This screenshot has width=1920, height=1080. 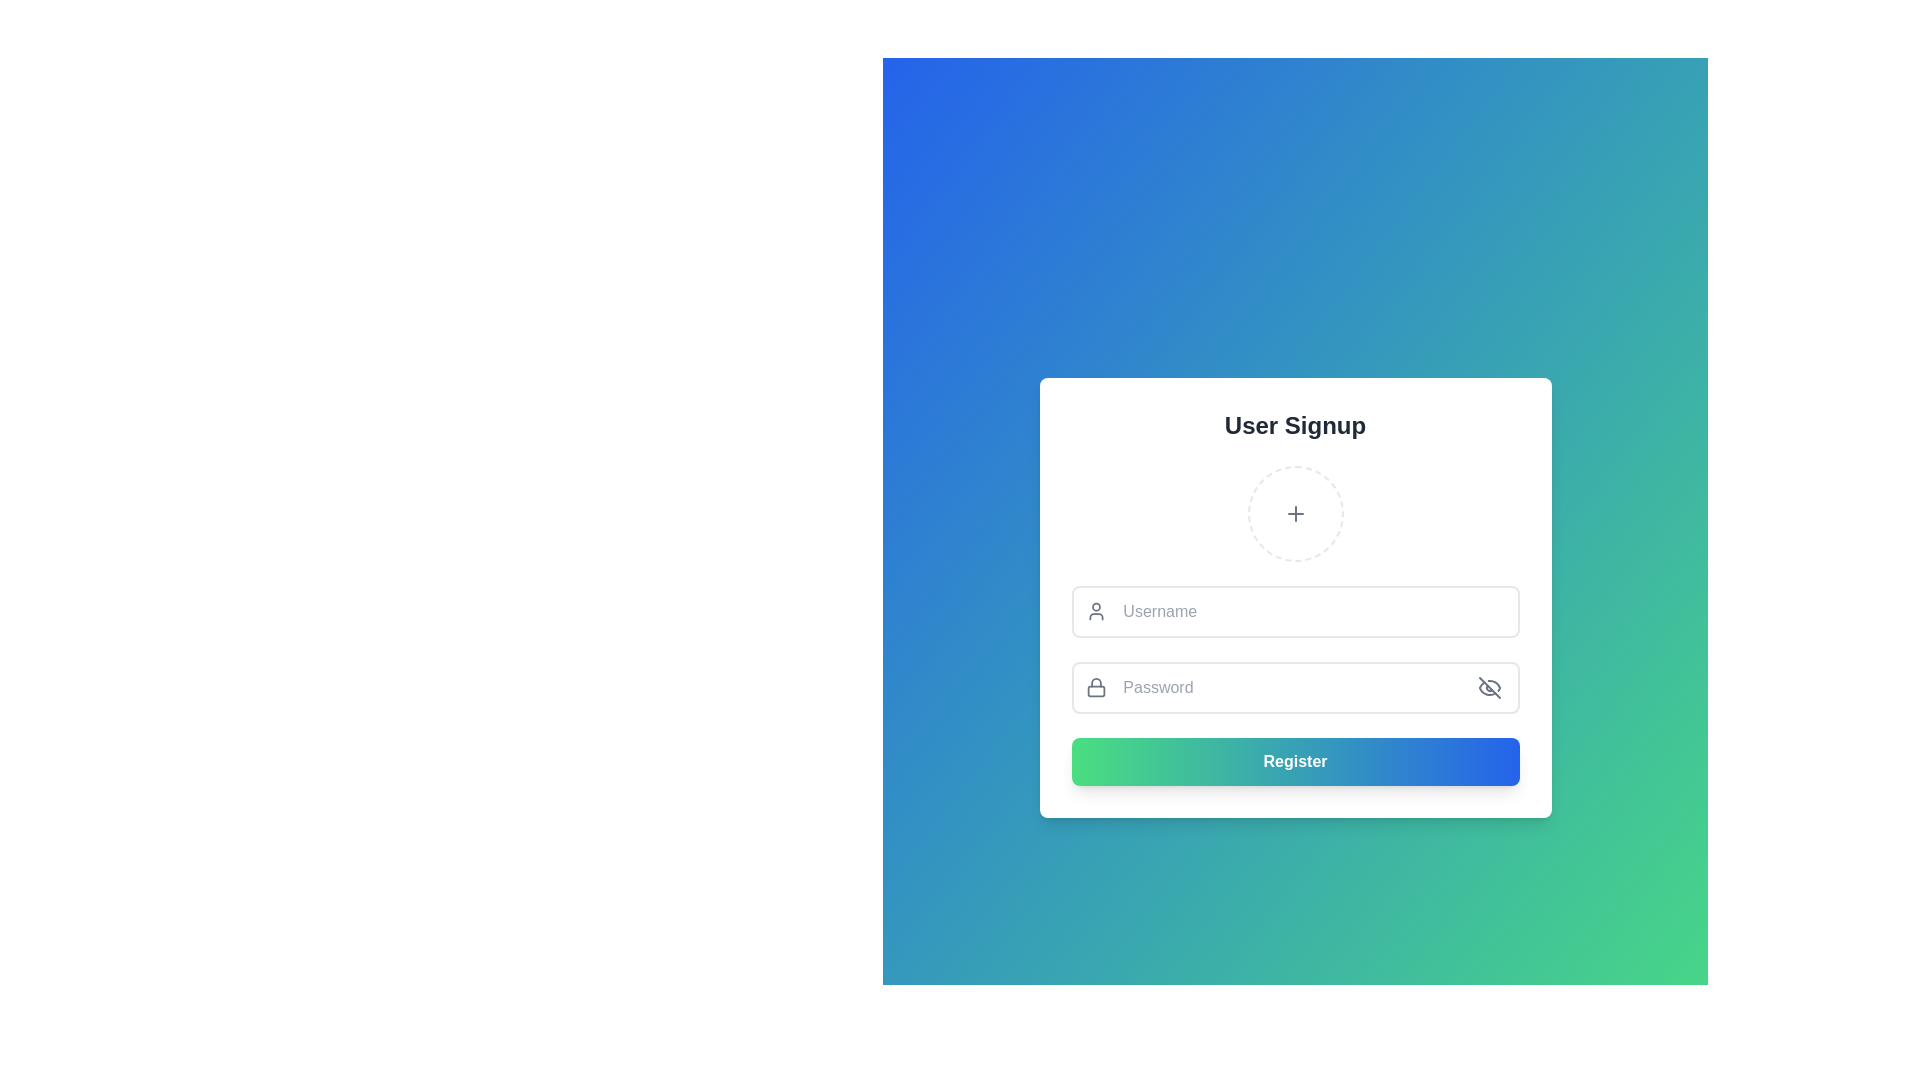 I want to click on the vertical form section for user credential input to focus on the input fields, so click(x=1295, y=624).